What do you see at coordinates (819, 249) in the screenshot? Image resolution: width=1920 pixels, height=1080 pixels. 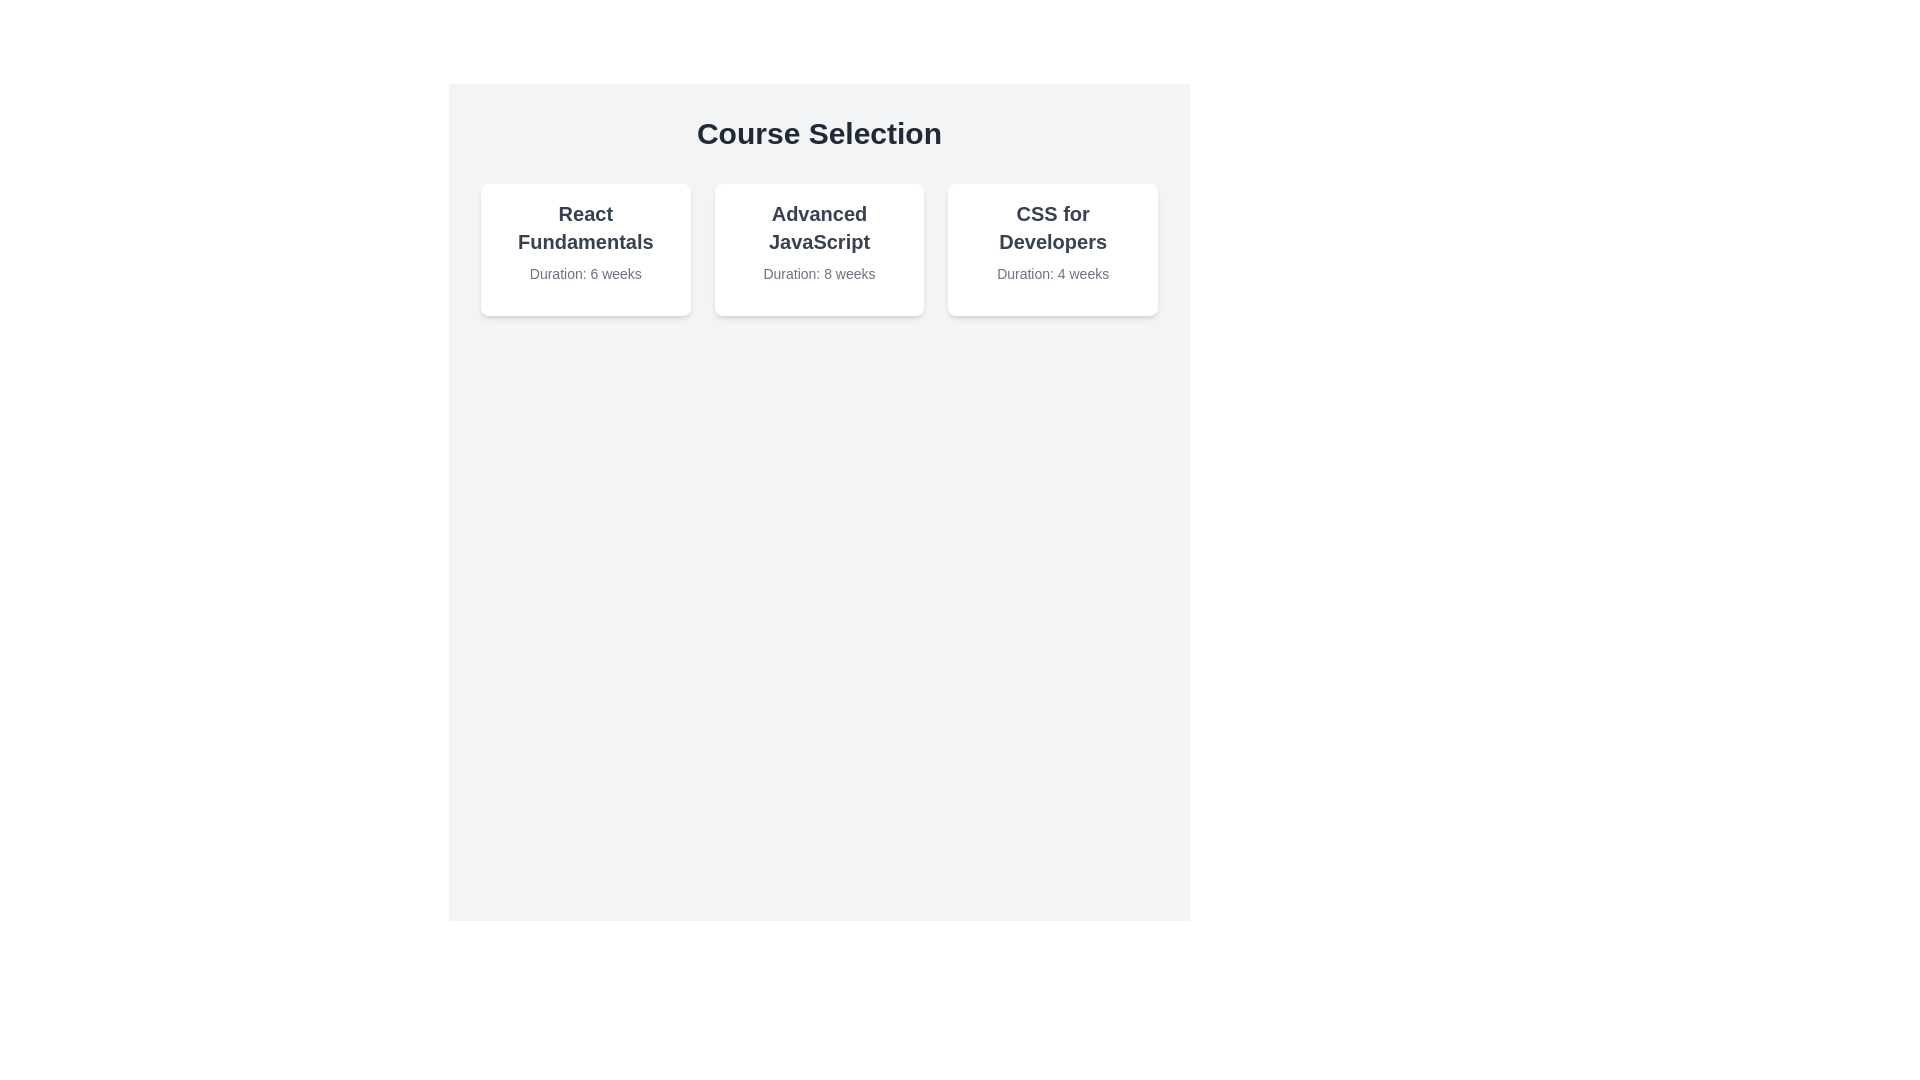 I see `the grid layout containing course items, which includes the titles 'React Fundamentals', 'Advanced JavaScript', and 'CSS for Developers' arranged in three blocks with a white background and rounded corners` at bounding box center [819, 249].